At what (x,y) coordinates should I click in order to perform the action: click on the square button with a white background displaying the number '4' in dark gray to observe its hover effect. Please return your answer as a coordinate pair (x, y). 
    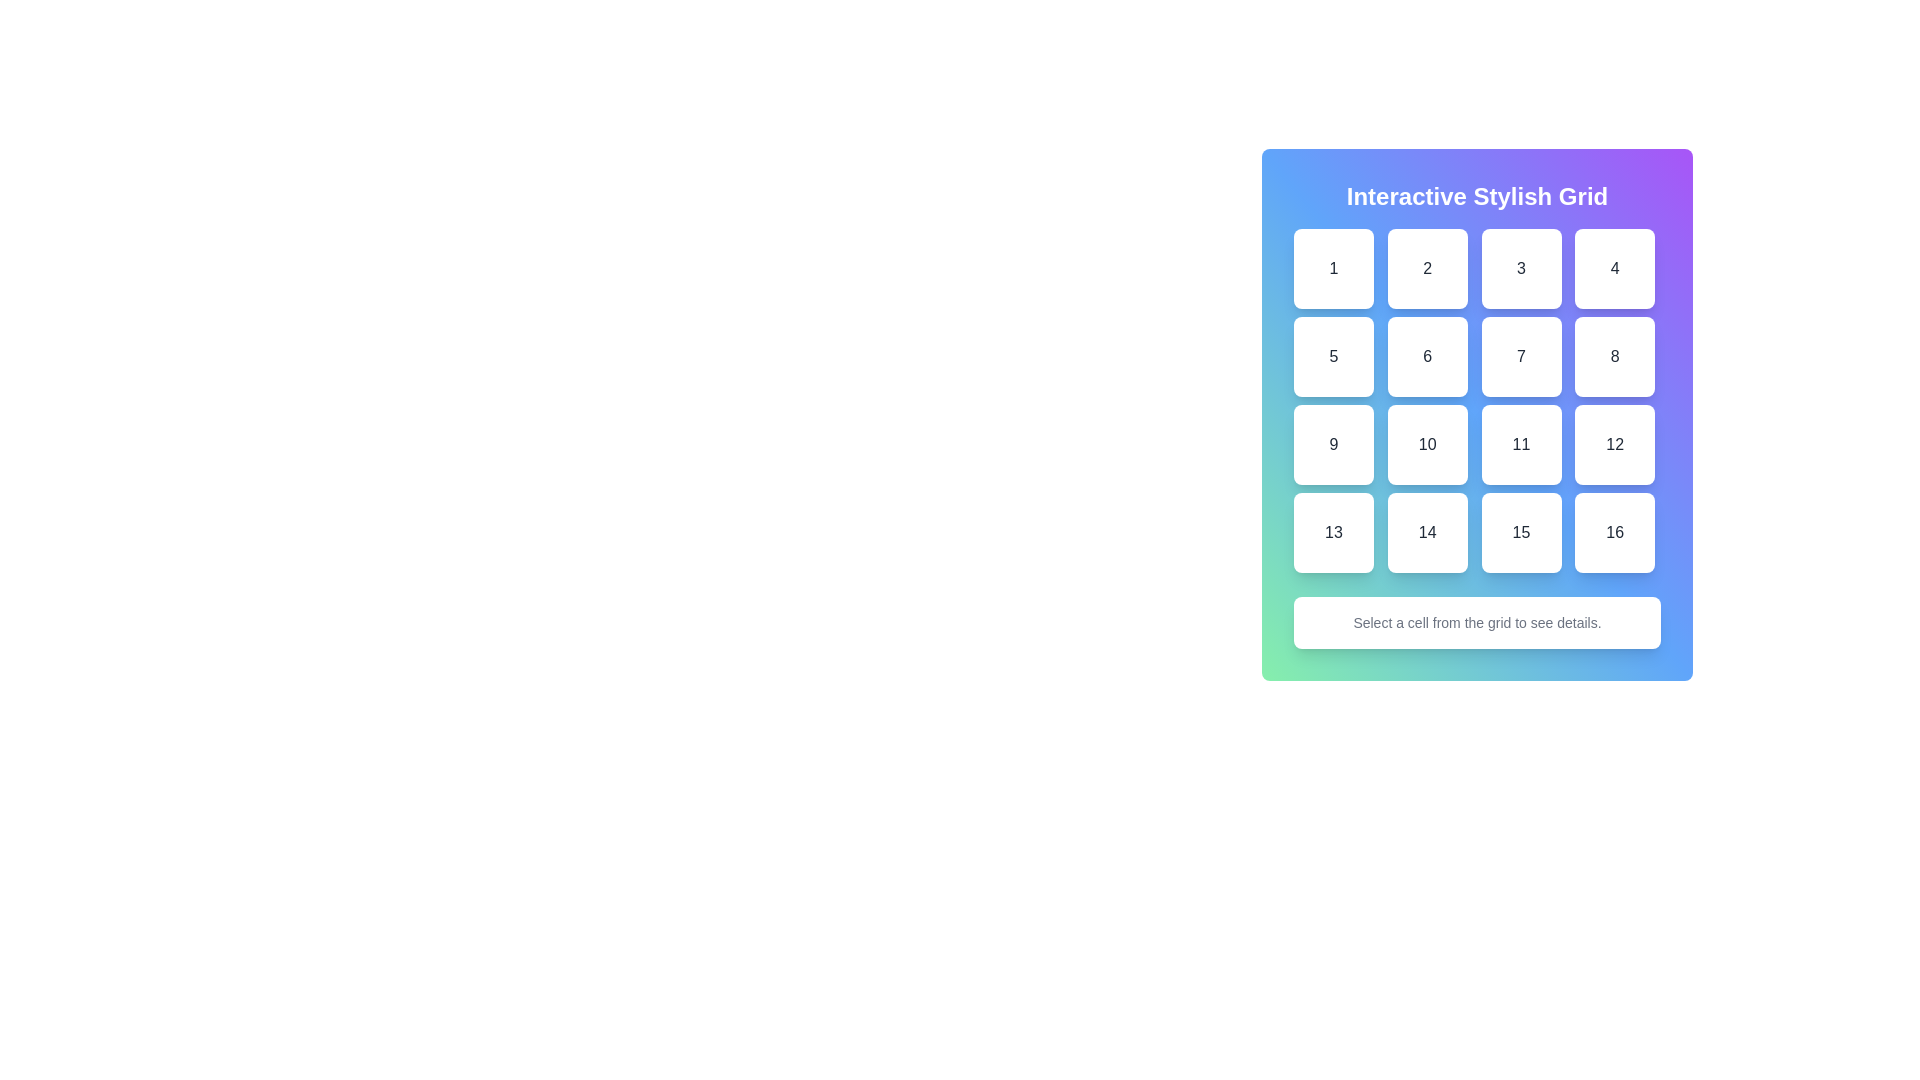
    Looking at the image, I should click on (1615, 268).